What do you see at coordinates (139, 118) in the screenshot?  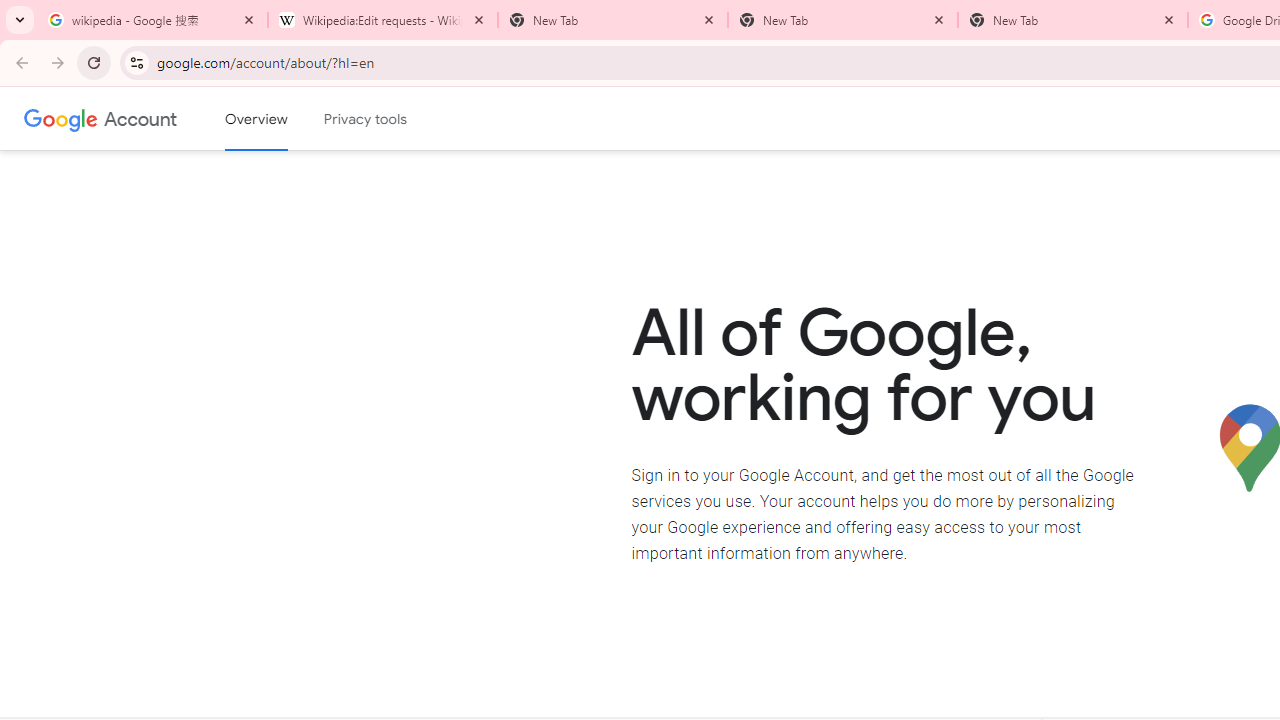 I see `'Google Account'` at bounding box center [139, 118].